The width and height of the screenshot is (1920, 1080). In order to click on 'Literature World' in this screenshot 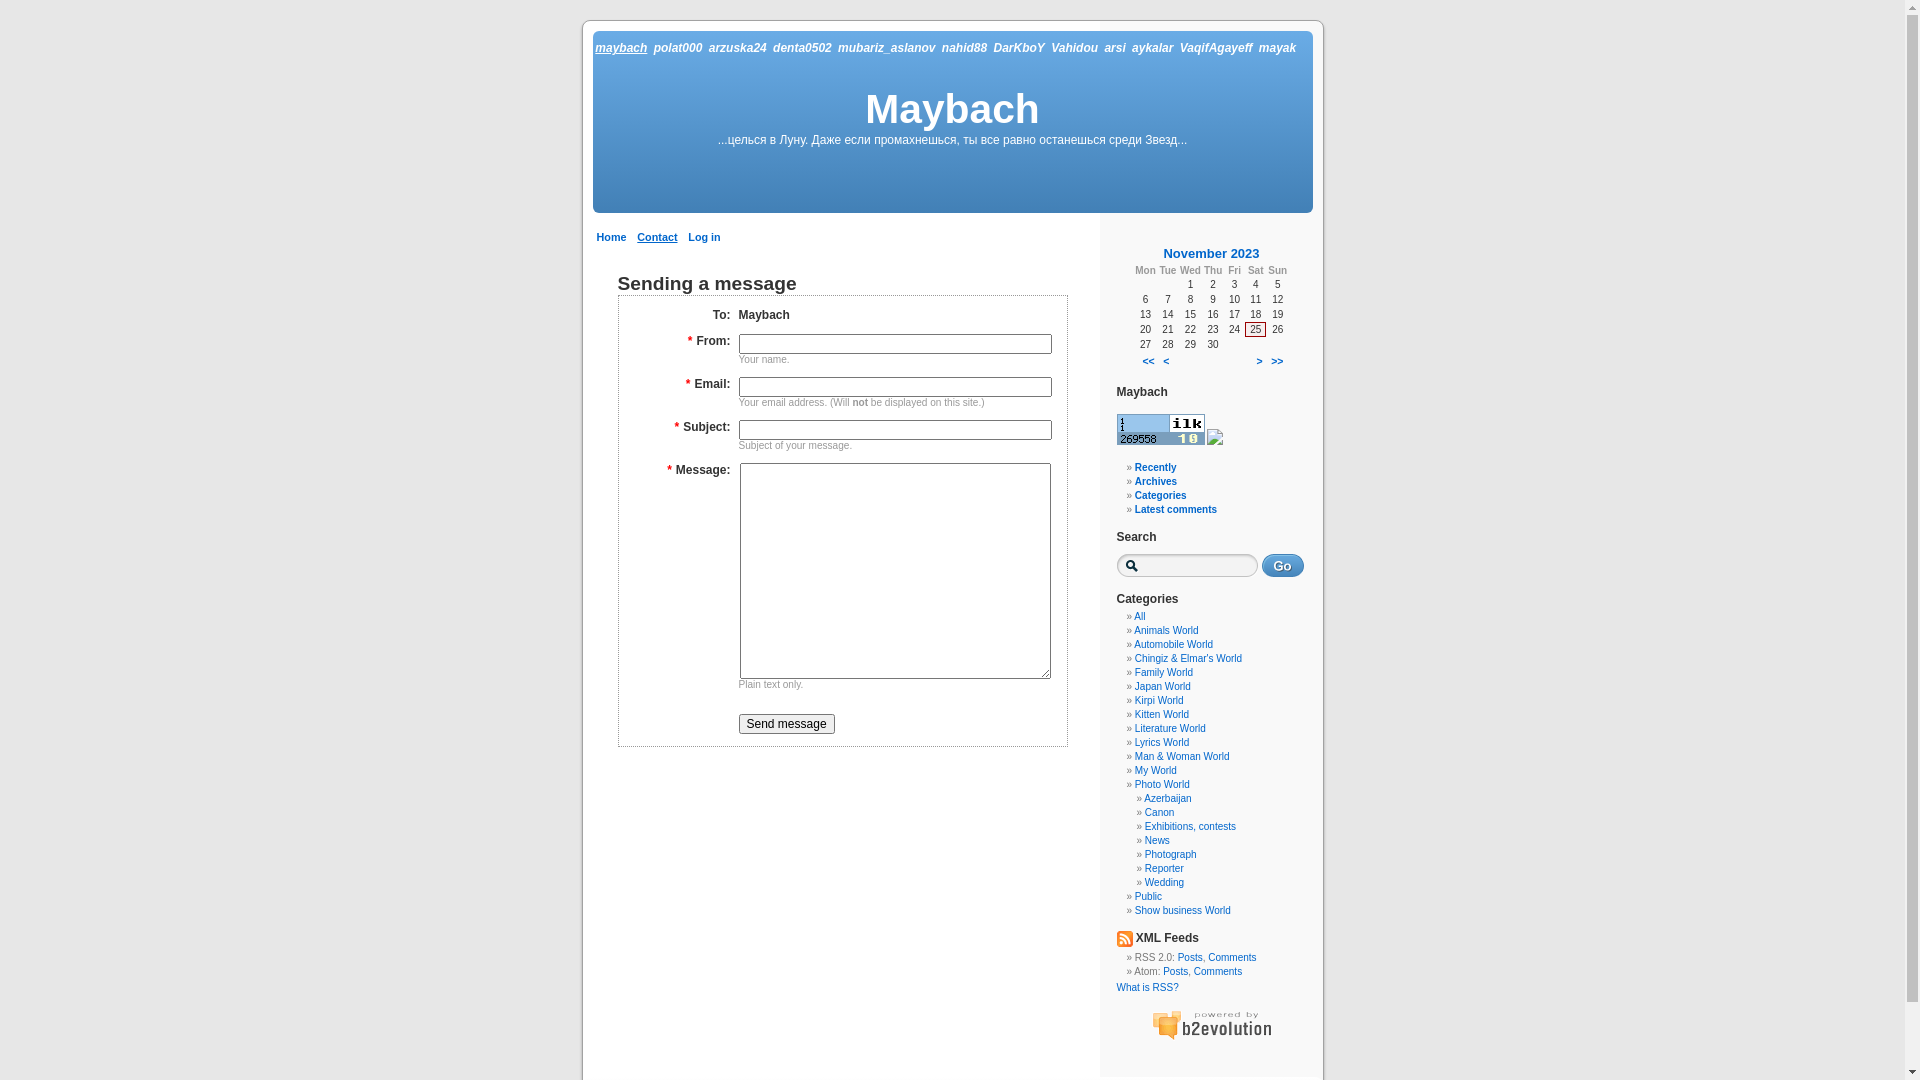, I will do `click(1134, 728)`.